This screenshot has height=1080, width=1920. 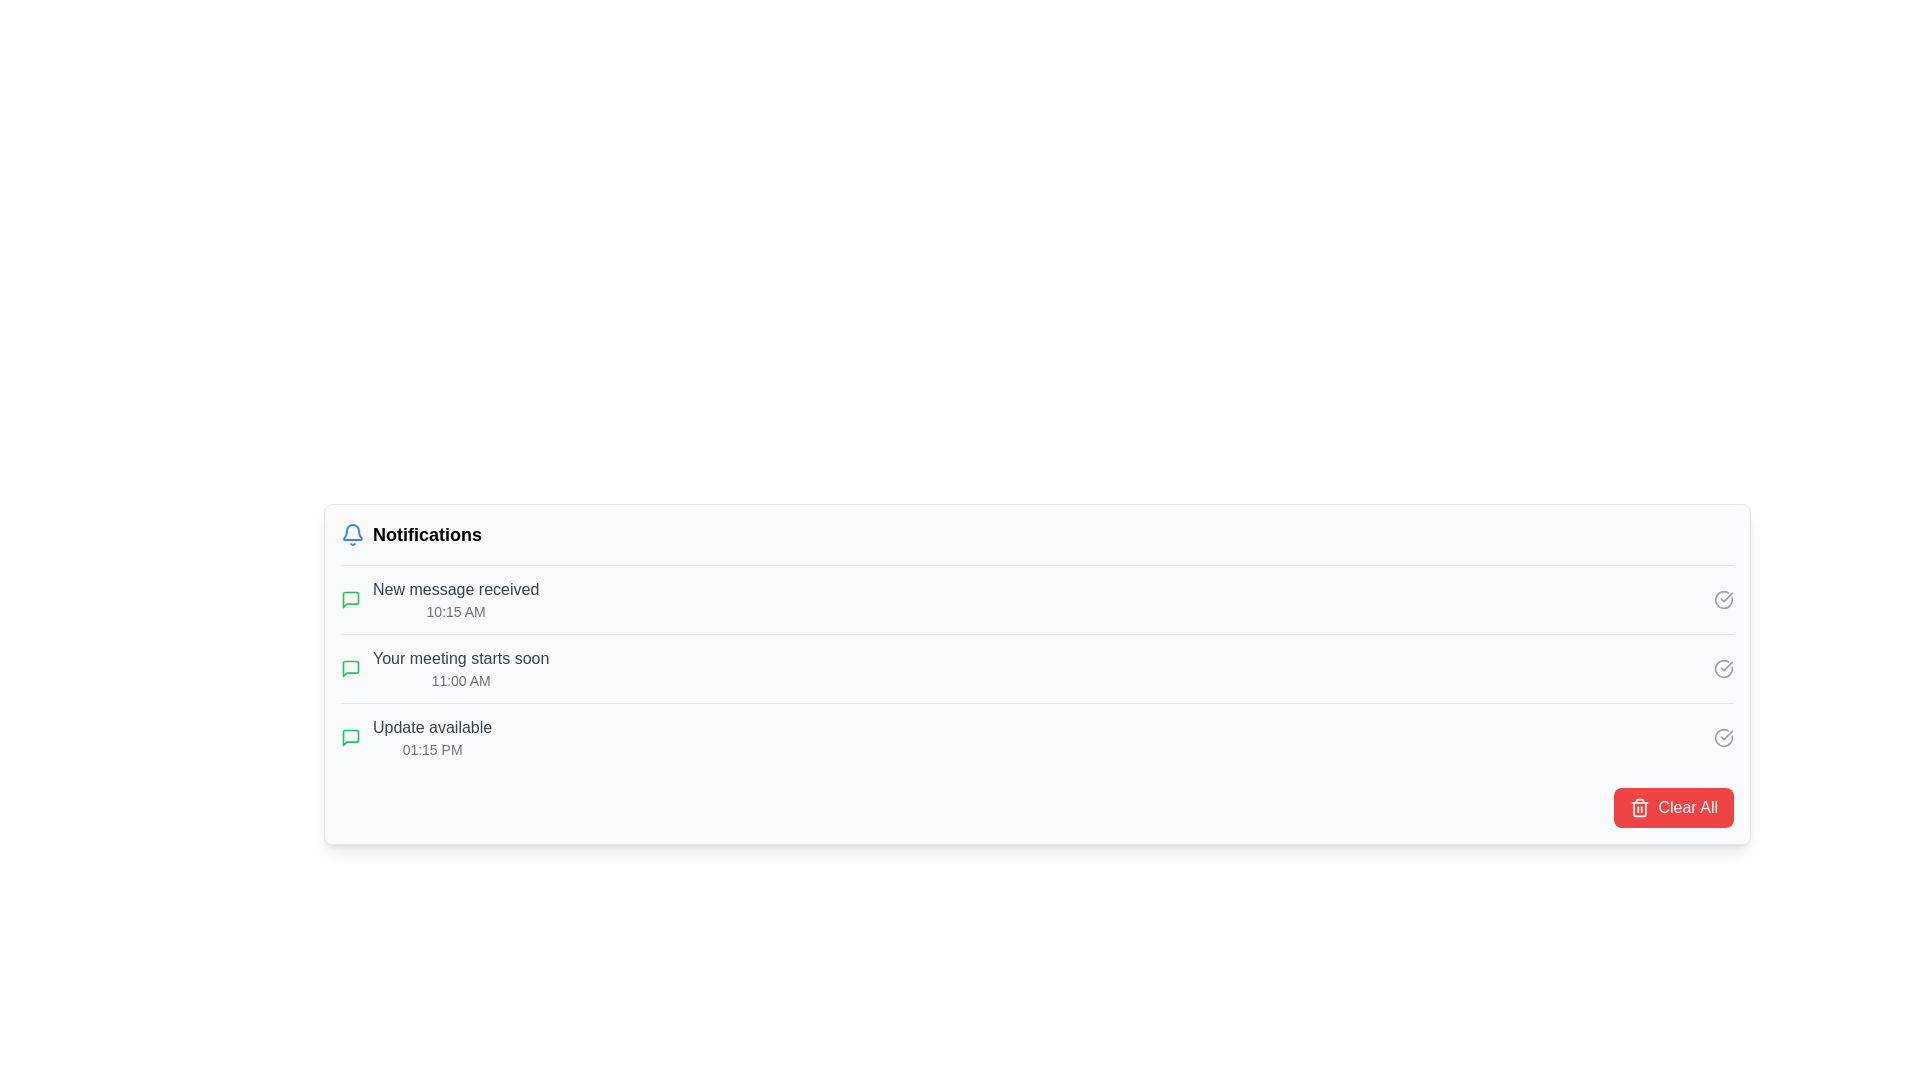 I want to click on the second notification item displaying 'Your meeting starts soon' with the time '11:00 AM', so click(x=460, y=668).